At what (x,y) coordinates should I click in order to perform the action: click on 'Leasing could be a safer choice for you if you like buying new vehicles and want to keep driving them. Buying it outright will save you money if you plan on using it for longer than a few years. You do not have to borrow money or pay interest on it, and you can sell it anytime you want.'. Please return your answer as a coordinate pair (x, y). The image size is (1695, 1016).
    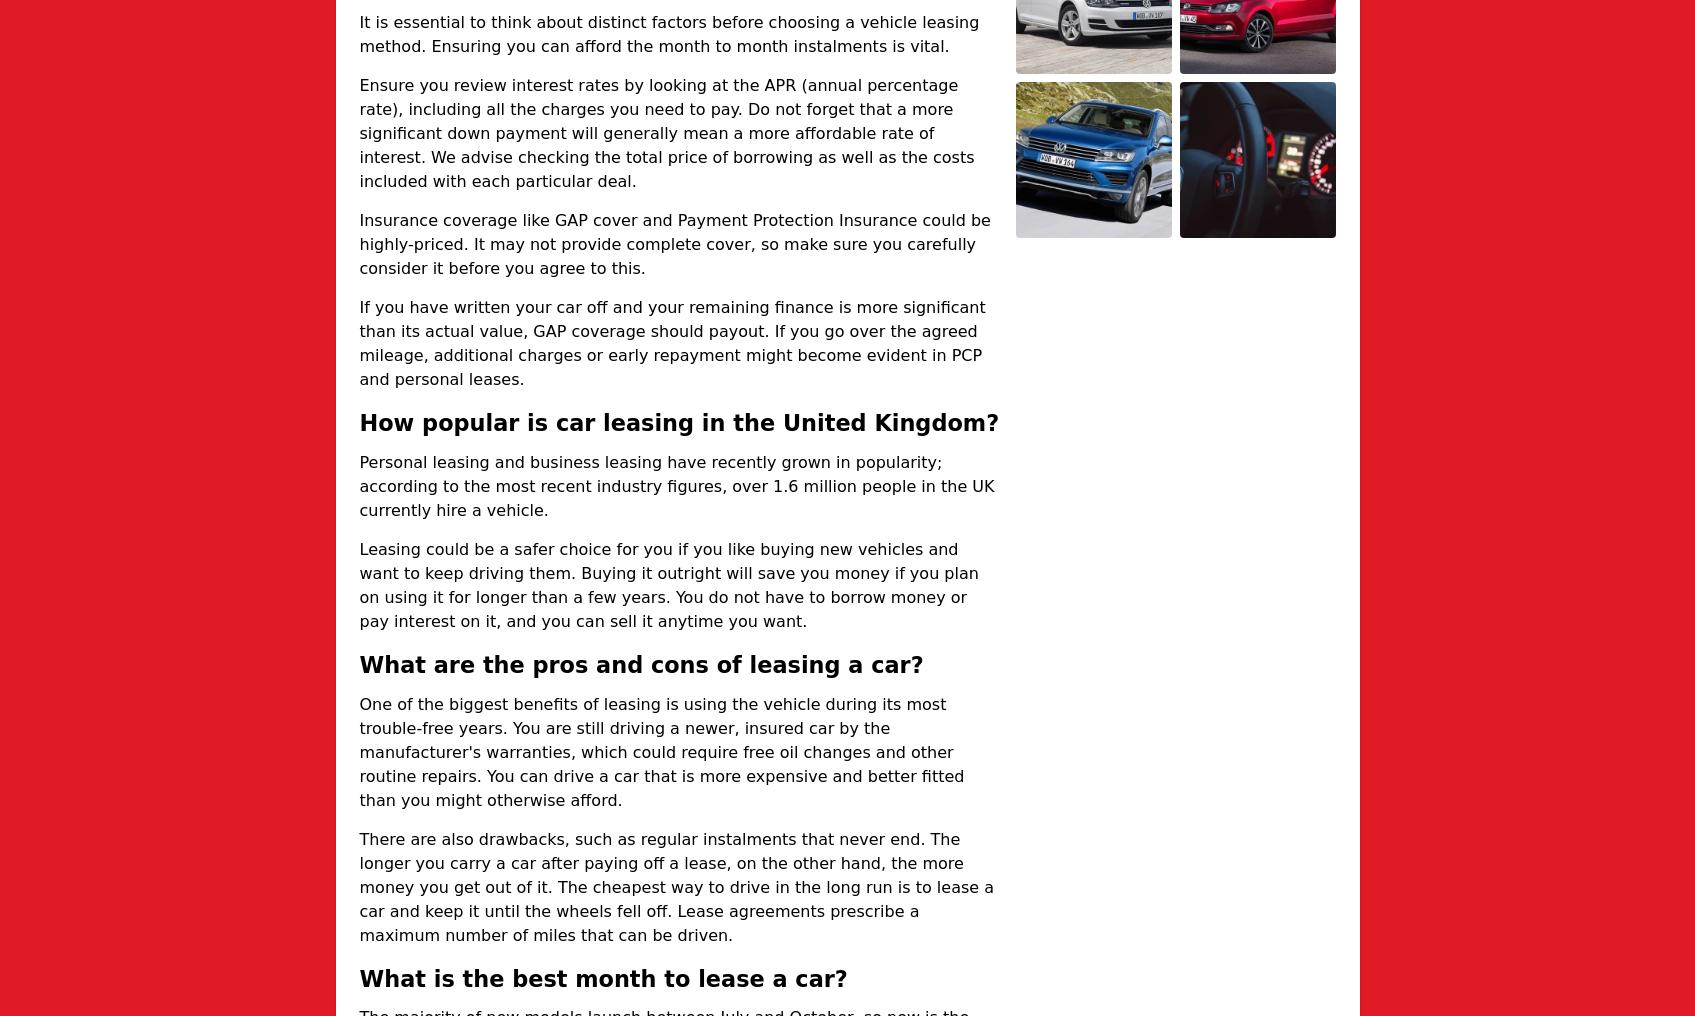
    Looking at the image, I should click on (668, 585).